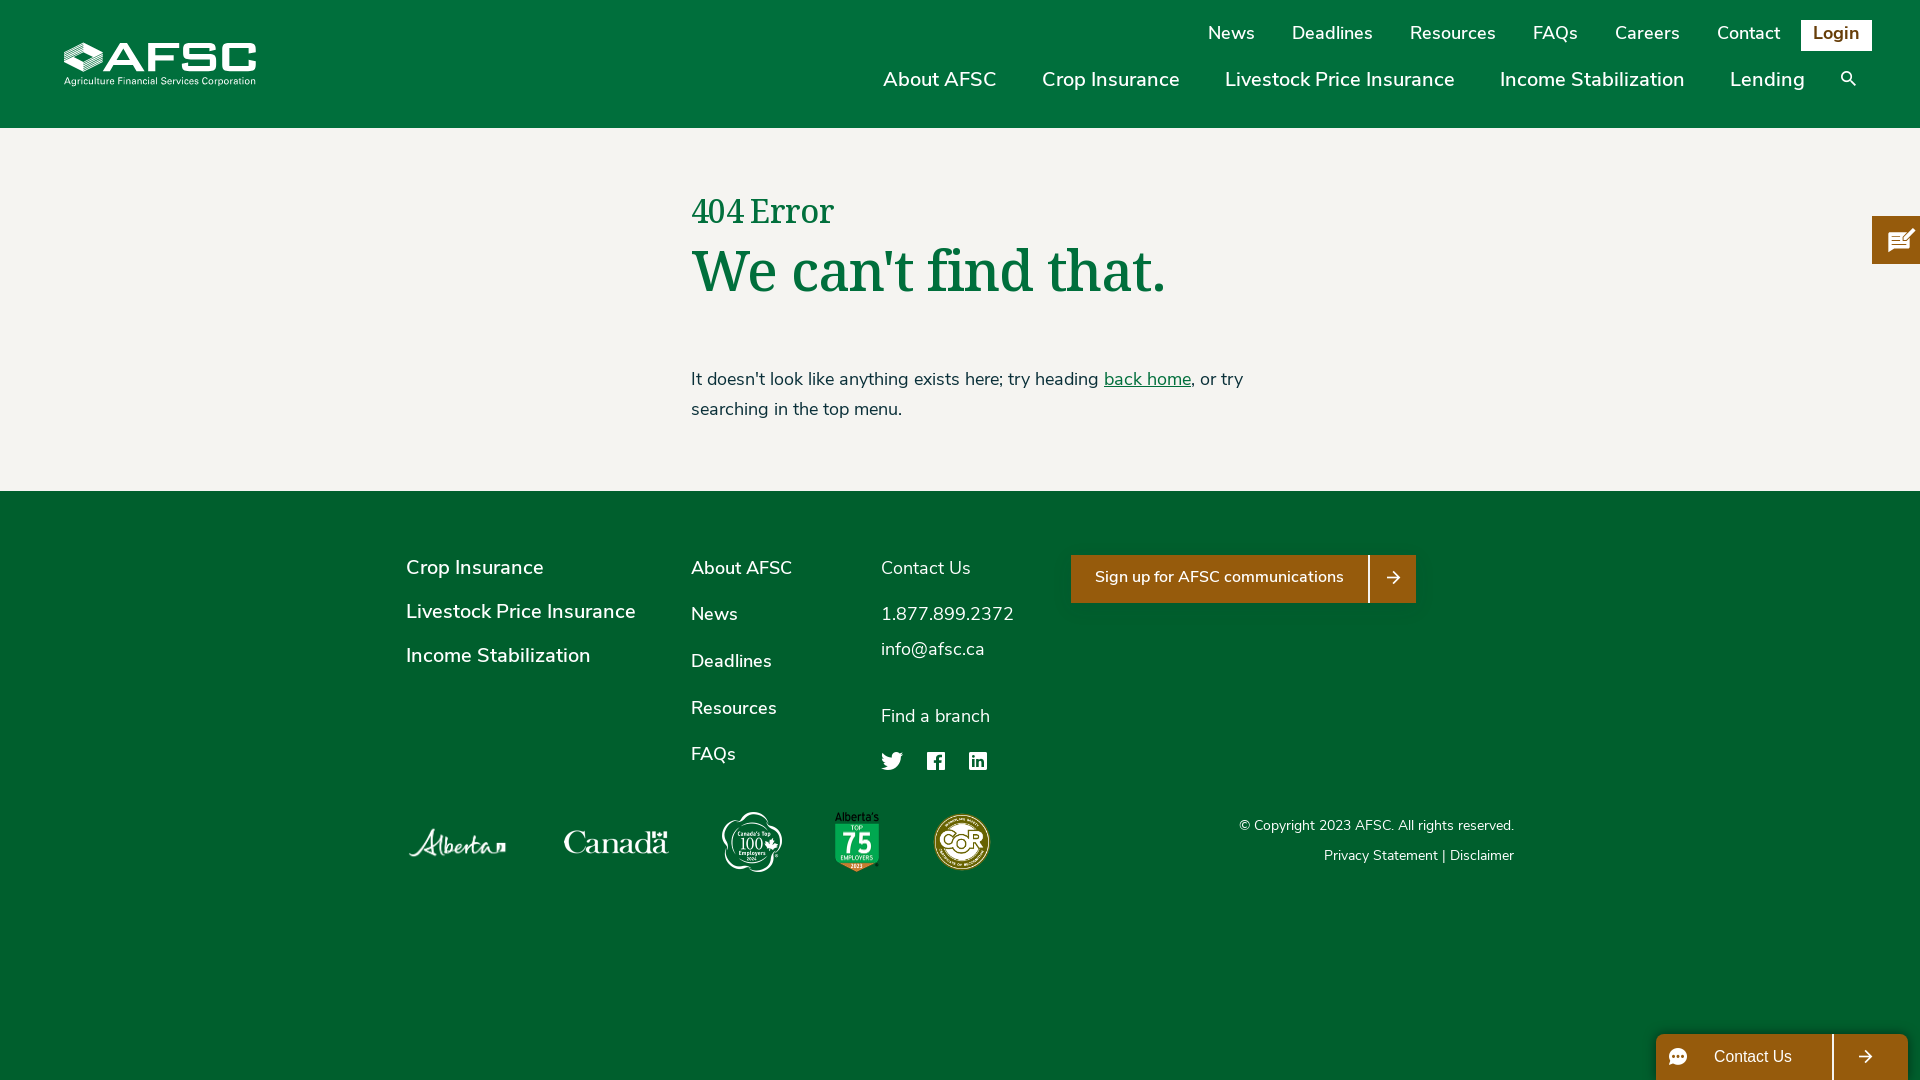 This screenshot has height=1080, width=1920. What do you see at coordinates (1708, 80) in the screenshot?
I see `'Lending'` at bounding box center [1708, 80].